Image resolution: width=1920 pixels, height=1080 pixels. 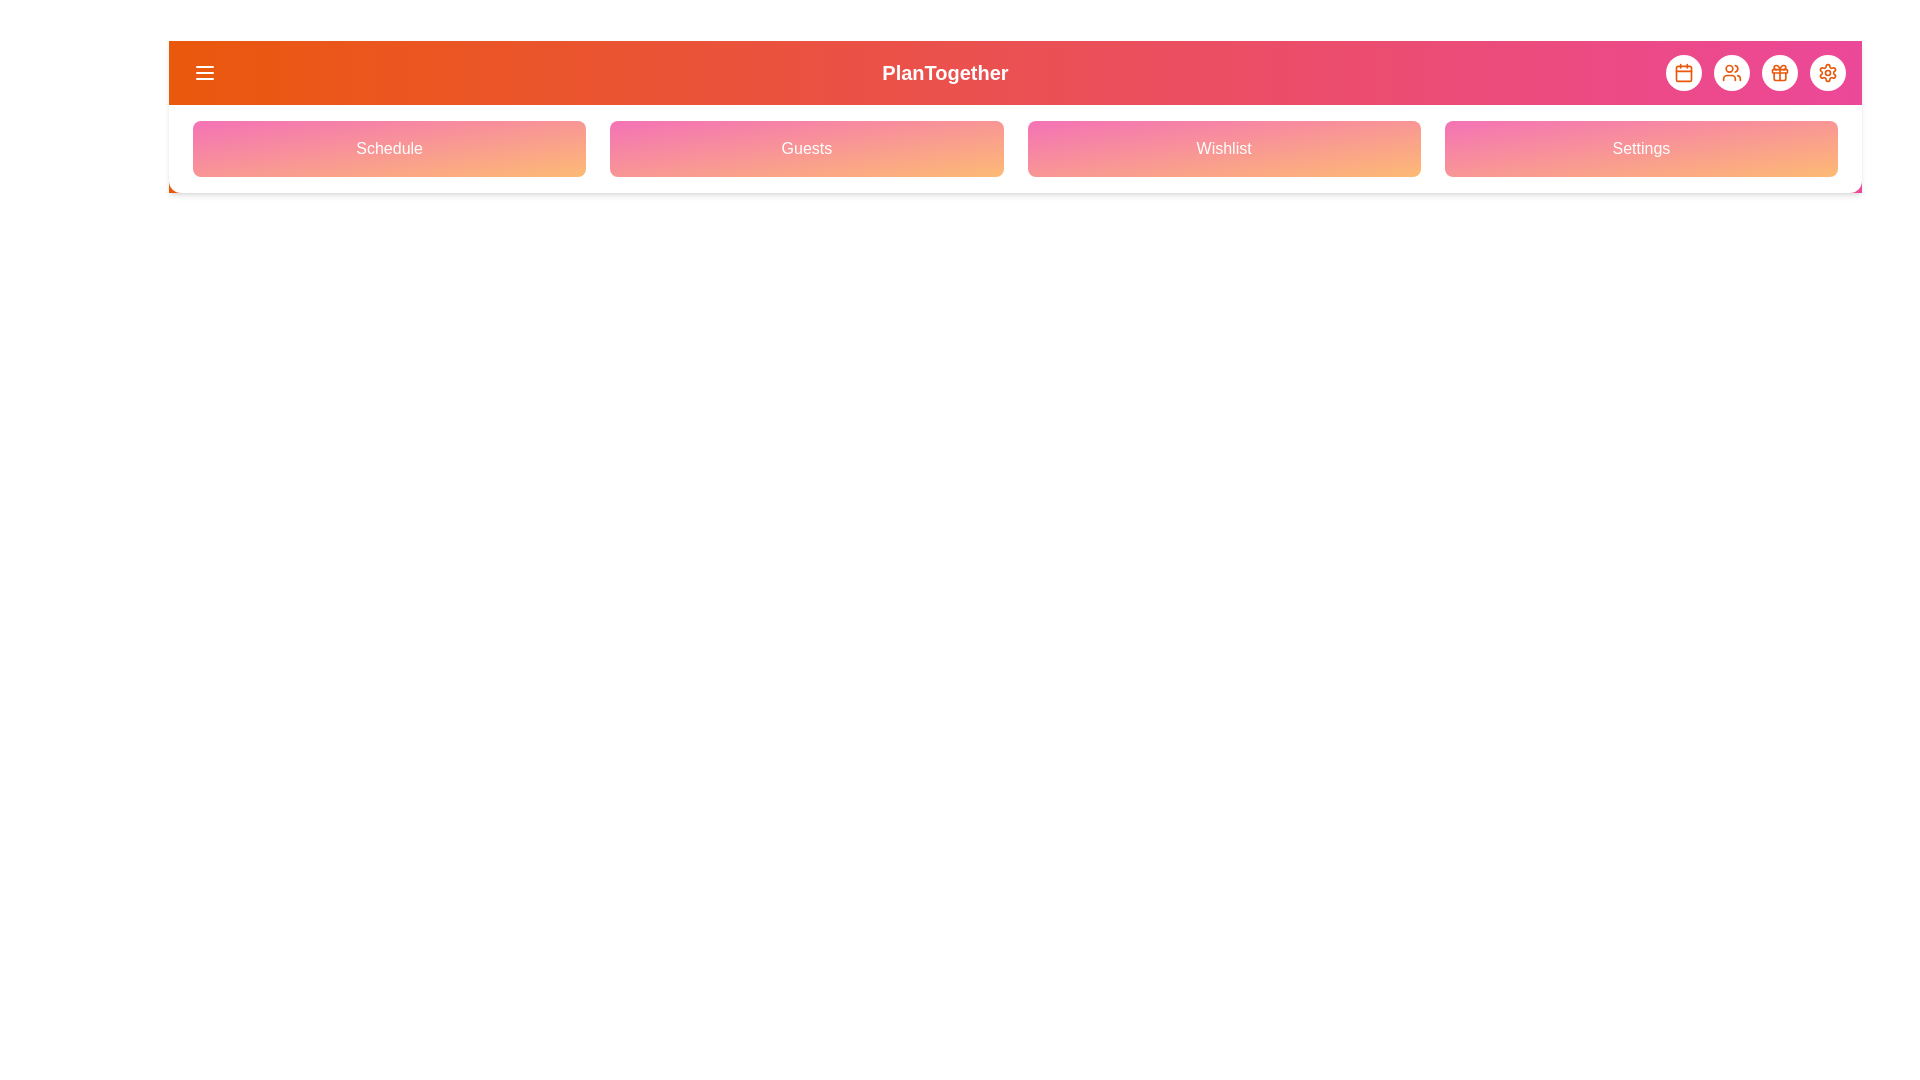 I want to click on the header title 'PlanTogether', so click(x=944, y=72).